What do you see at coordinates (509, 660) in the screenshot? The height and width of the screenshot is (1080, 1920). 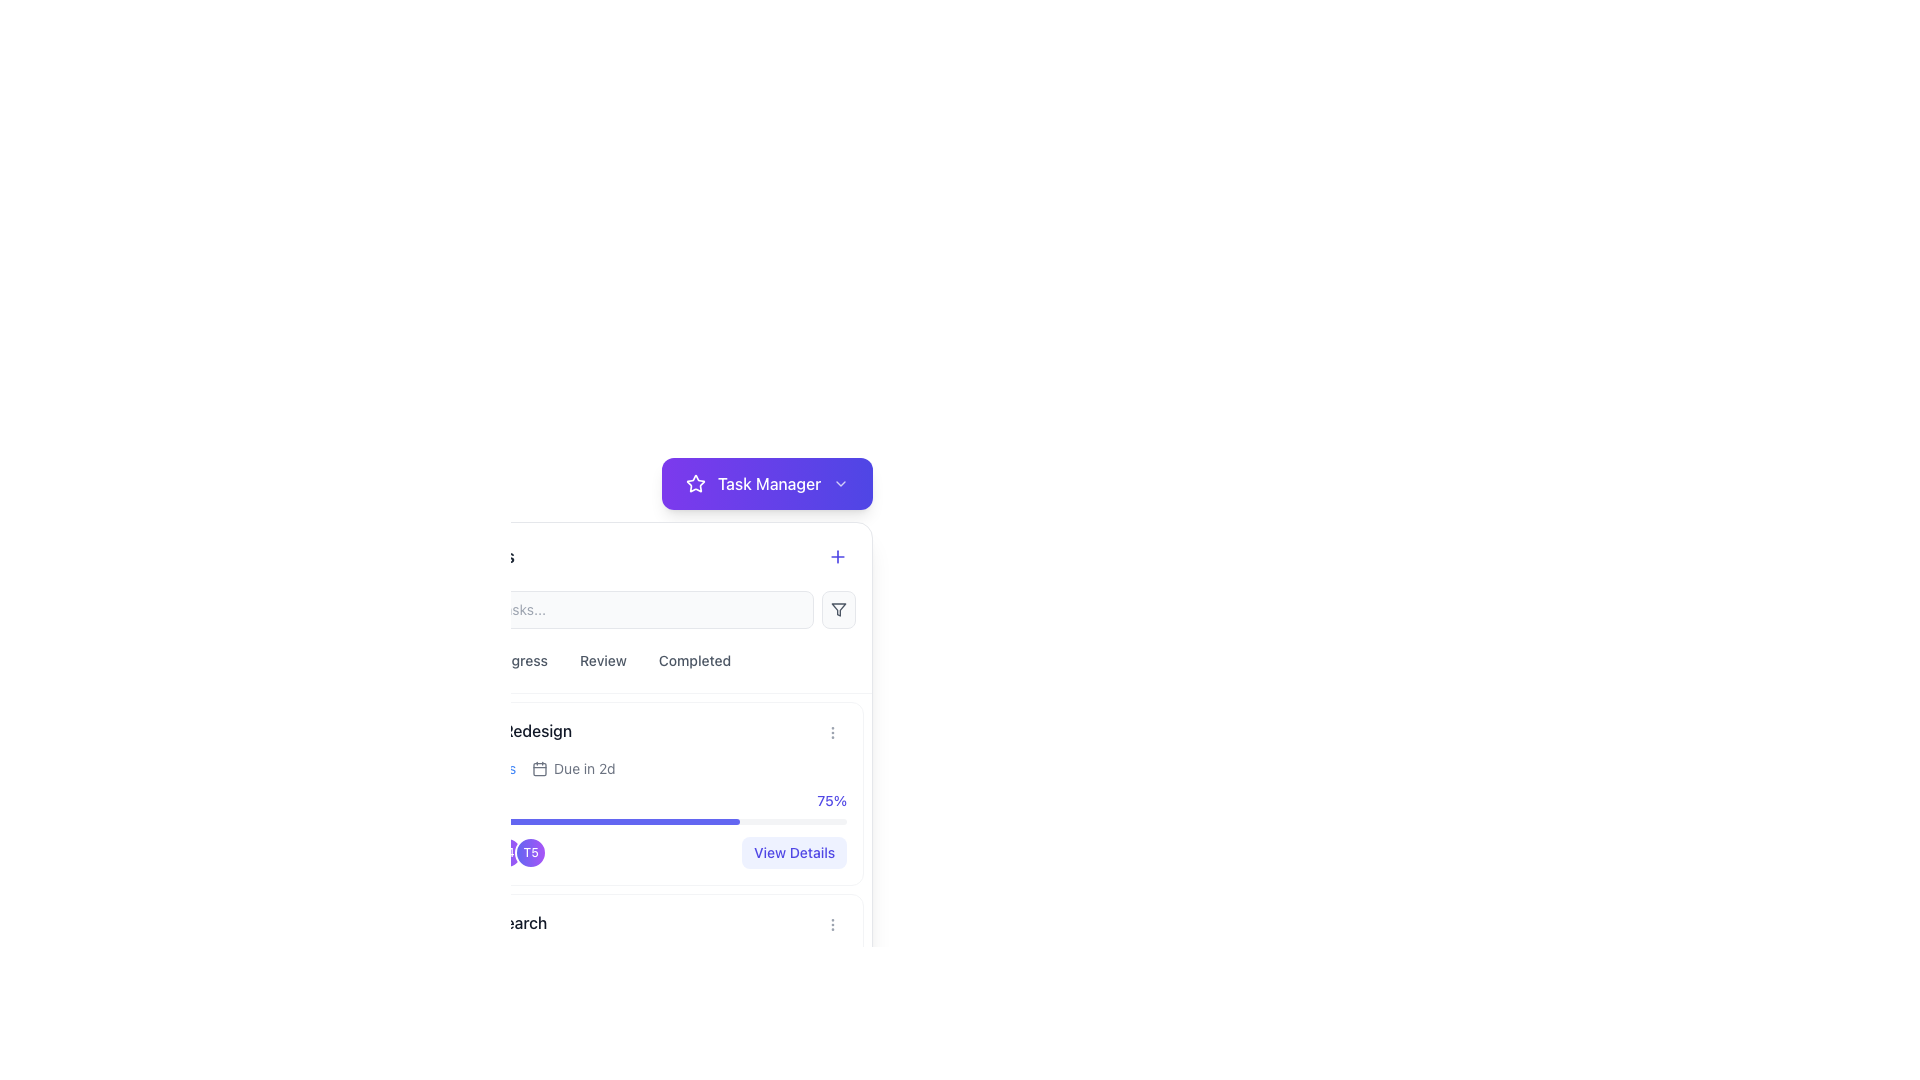 I see `the Navigation tab` at bounding box center [509, 660].